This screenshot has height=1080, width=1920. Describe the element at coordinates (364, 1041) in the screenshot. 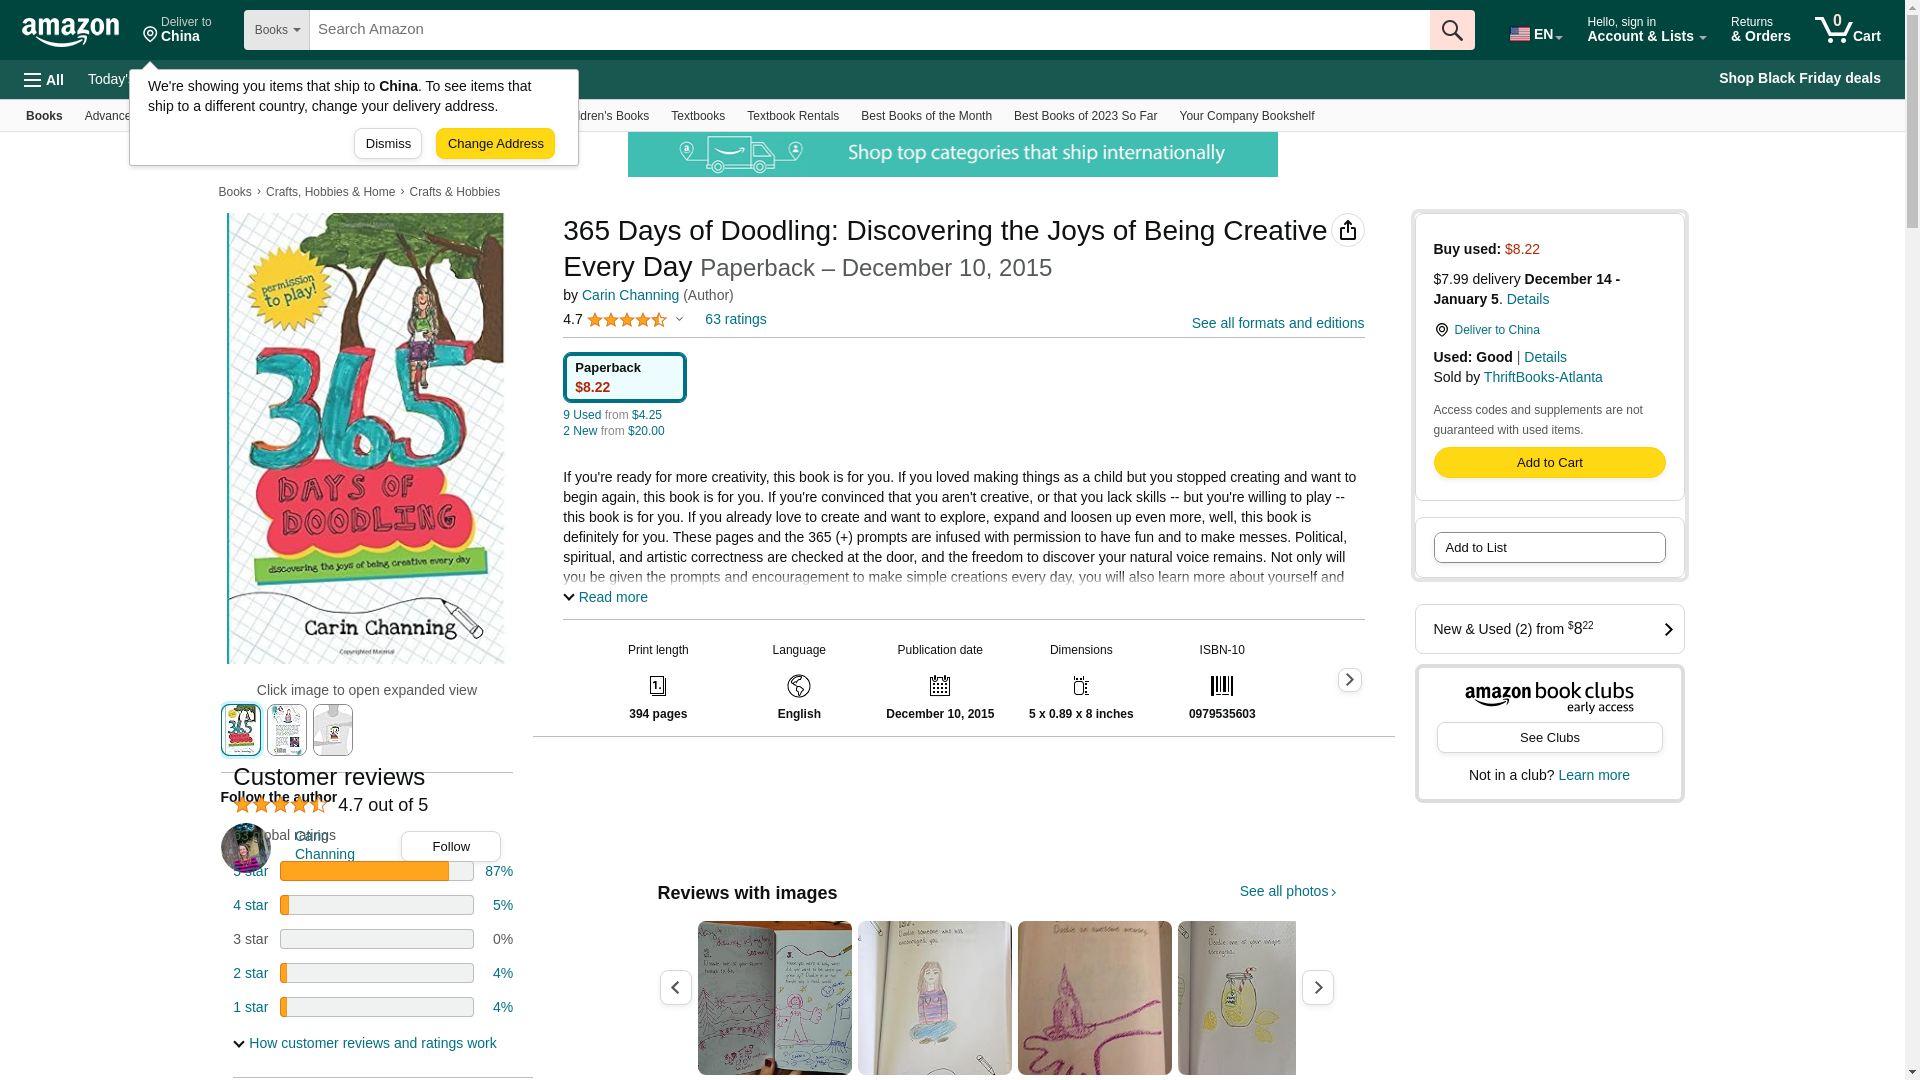

I see `'How customer reviews and ratings work'` at that location.